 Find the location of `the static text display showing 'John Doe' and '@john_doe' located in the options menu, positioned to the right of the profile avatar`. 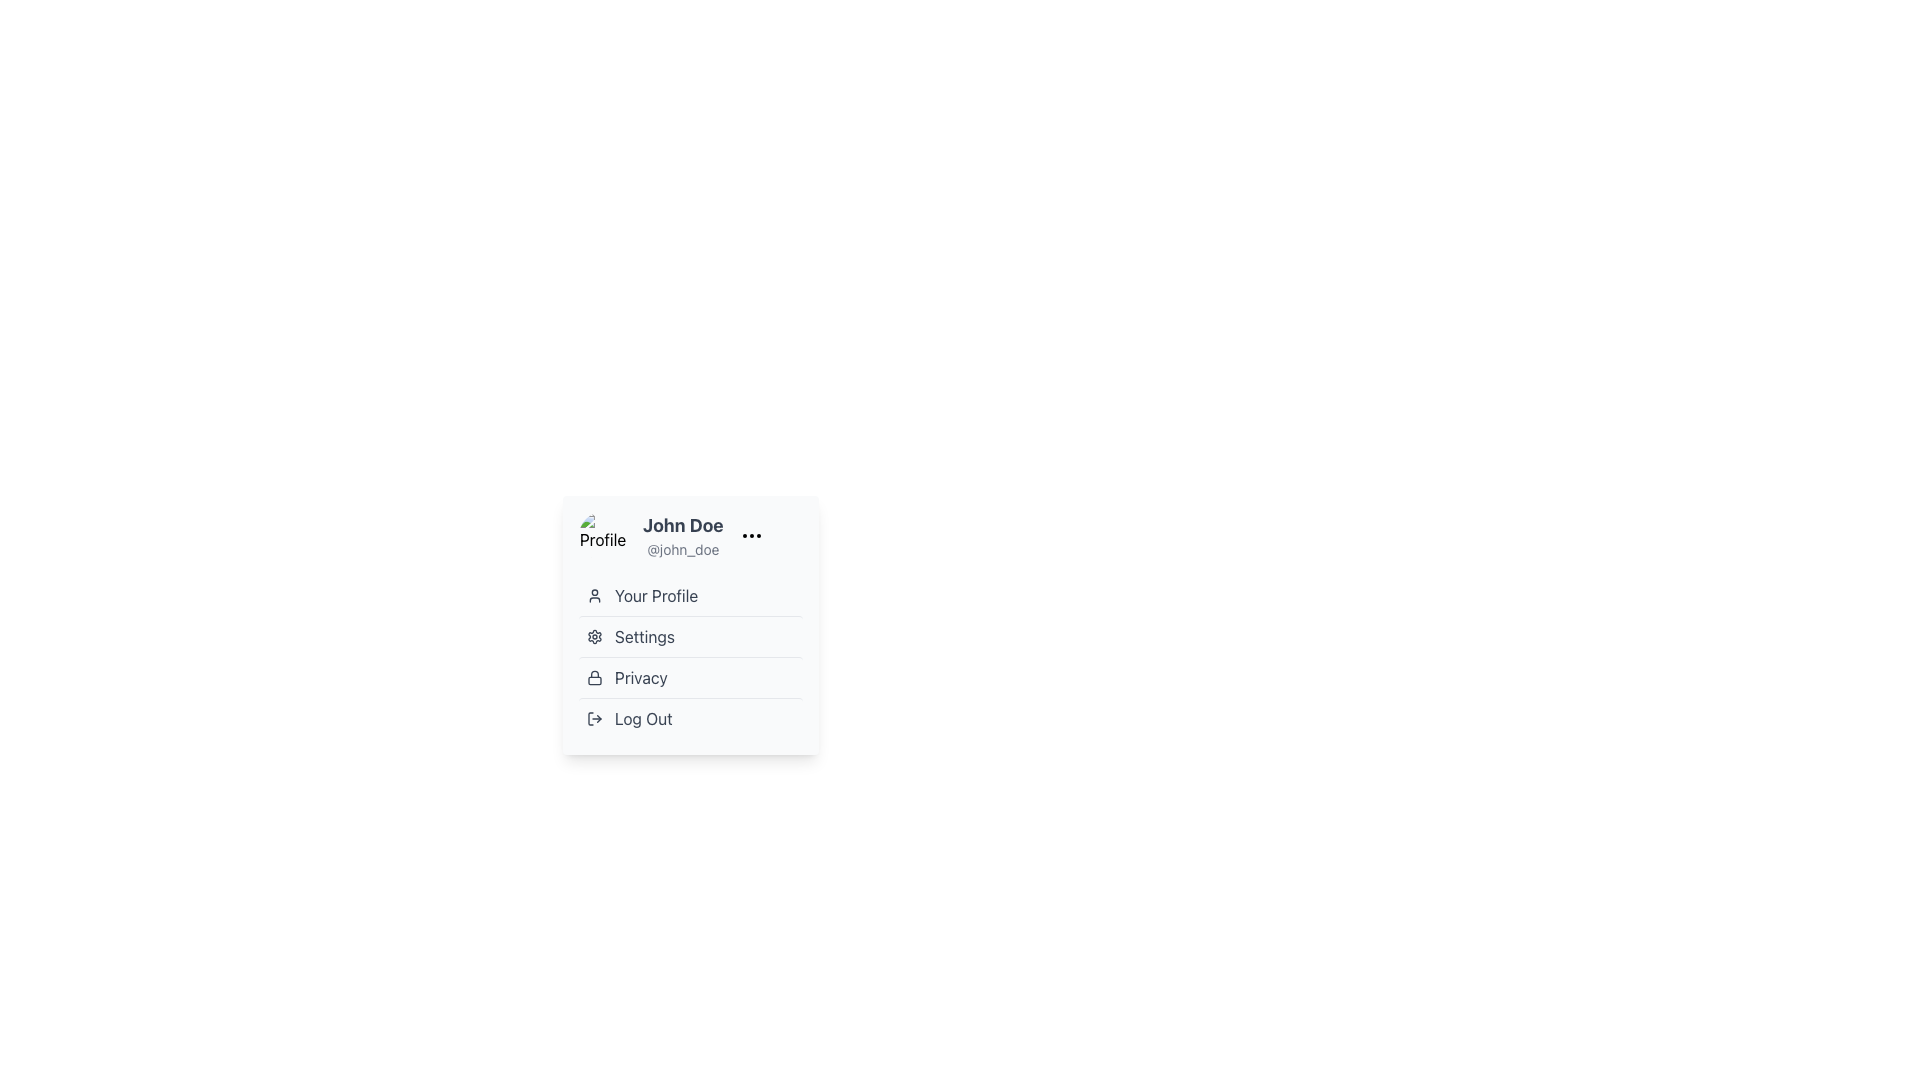

the static text display showing 'John Doe' and '@john_doe' located in the options menu, positioned to the right of the profile avatar is located at coordinates (683, 535).